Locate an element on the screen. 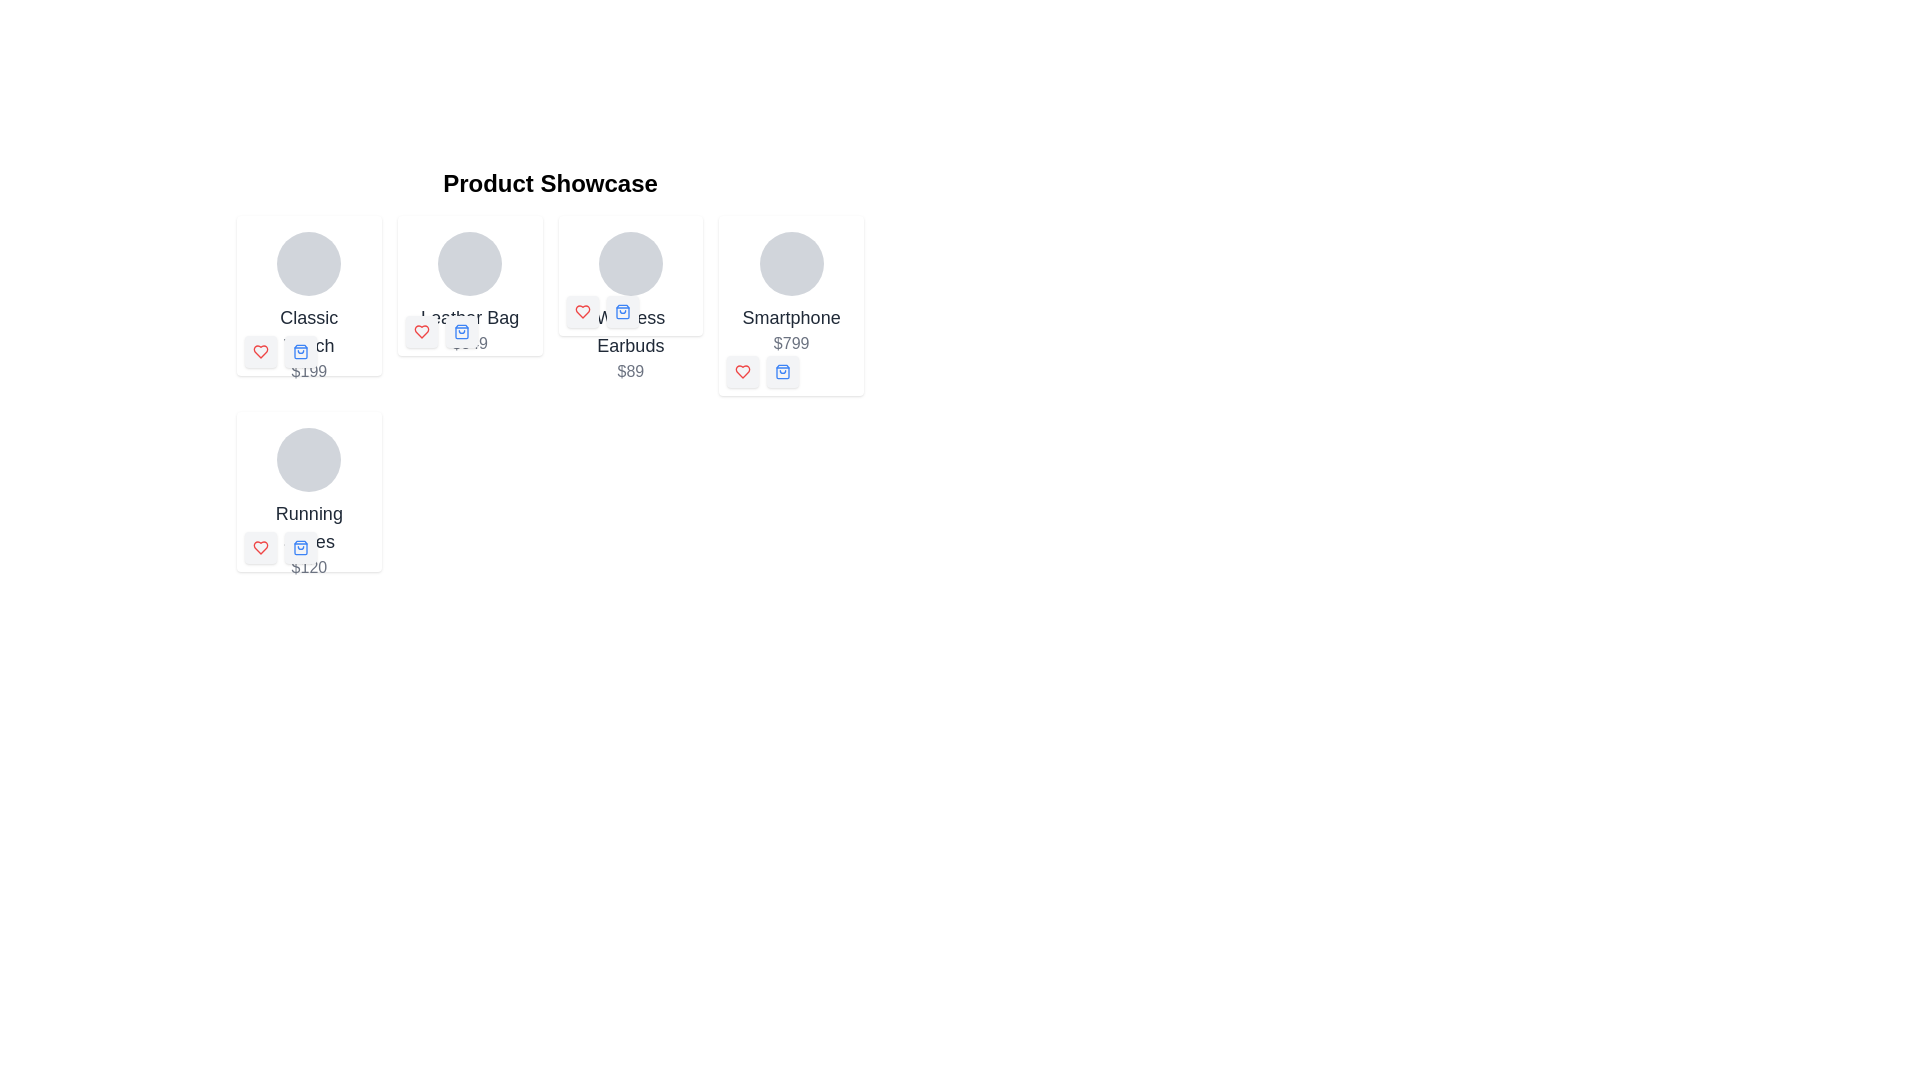  the heart icon outlined in red, located at the bottom-left of the product card labeled 'Wireless Earbuds $89' is located at coordinates (581, 312).